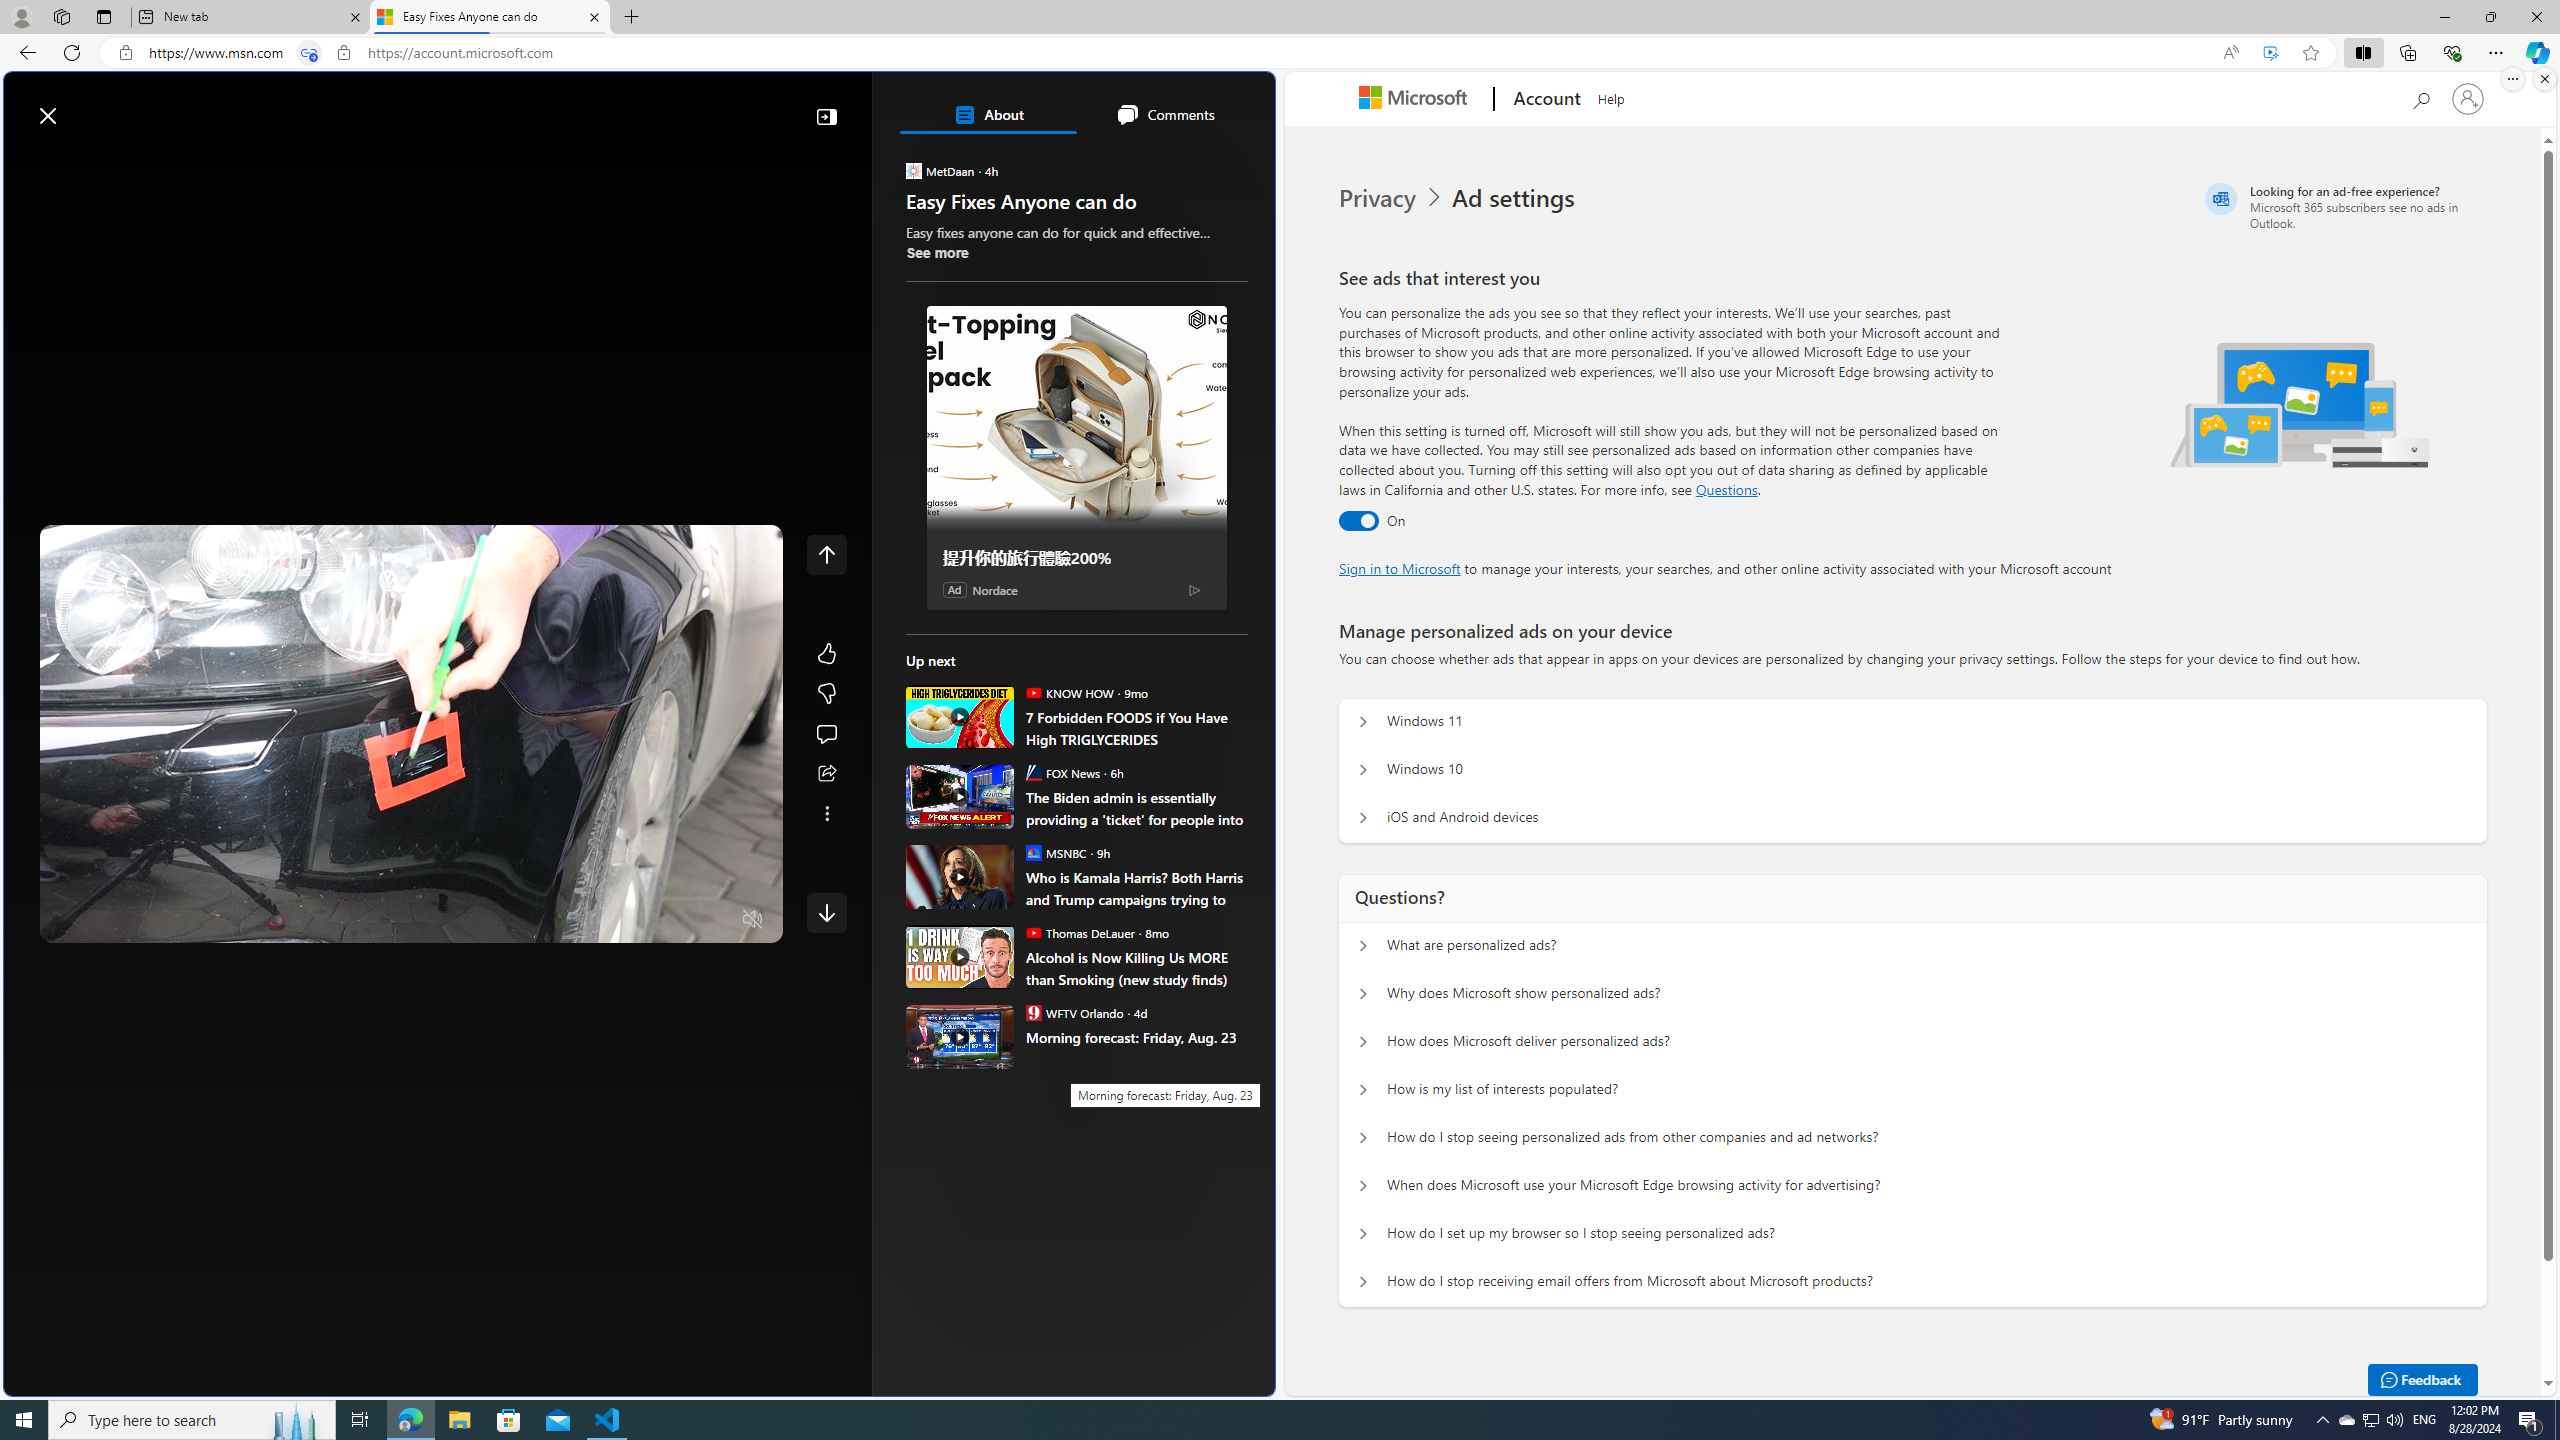 The height and width of the screenshot is (1440, 2560). I want to click on 'Captions', so click(673, 919).